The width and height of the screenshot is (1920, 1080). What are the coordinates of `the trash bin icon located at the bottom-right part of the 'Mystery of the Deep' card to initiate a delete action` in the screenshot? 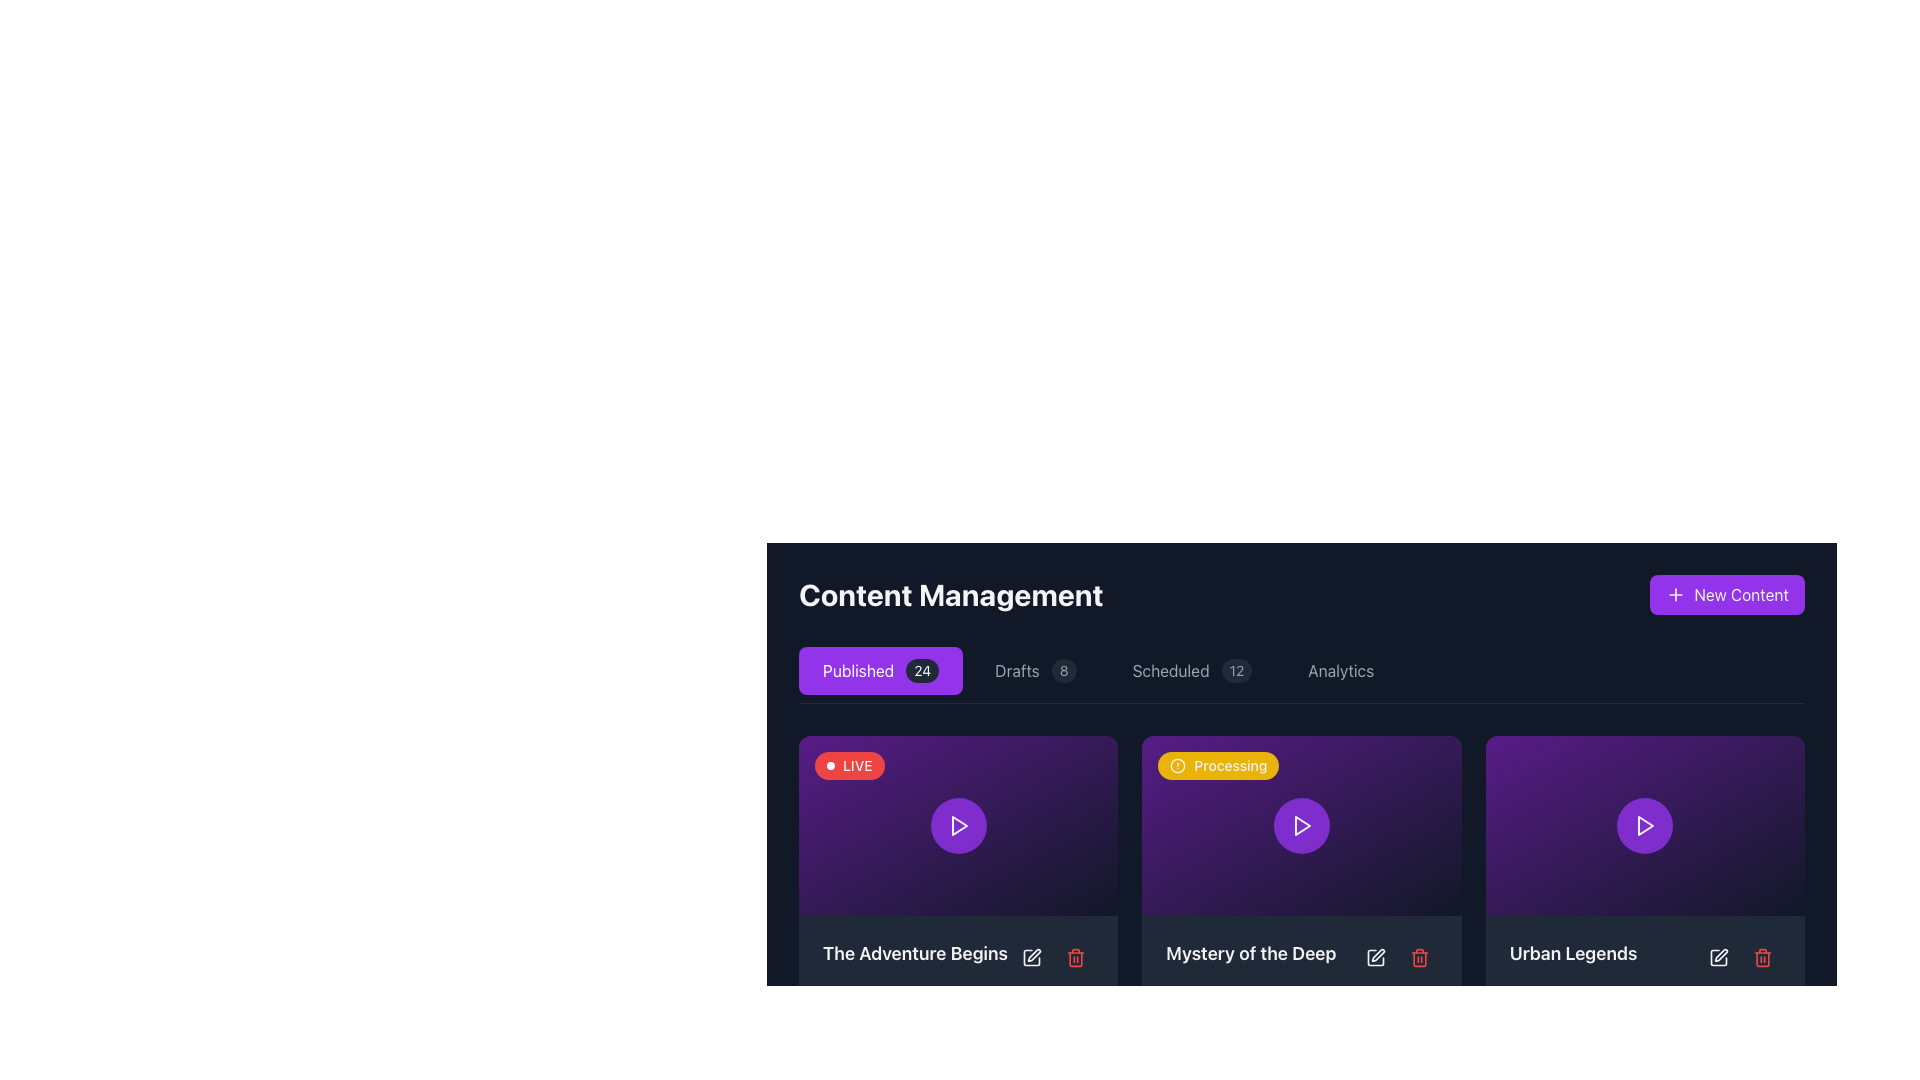 It's located at (1418, 958).